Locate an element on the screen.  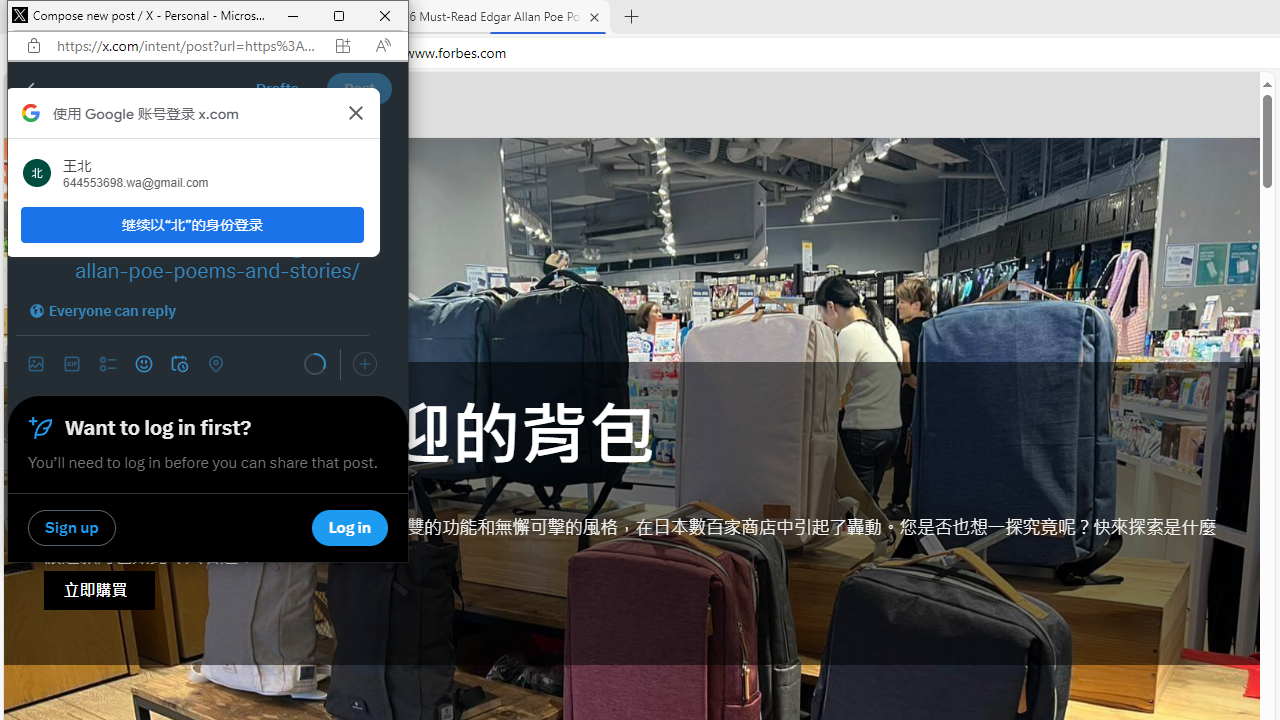
'Class: Bz112c Bz112c-r9oPif' is located at coordinates (356, 113).